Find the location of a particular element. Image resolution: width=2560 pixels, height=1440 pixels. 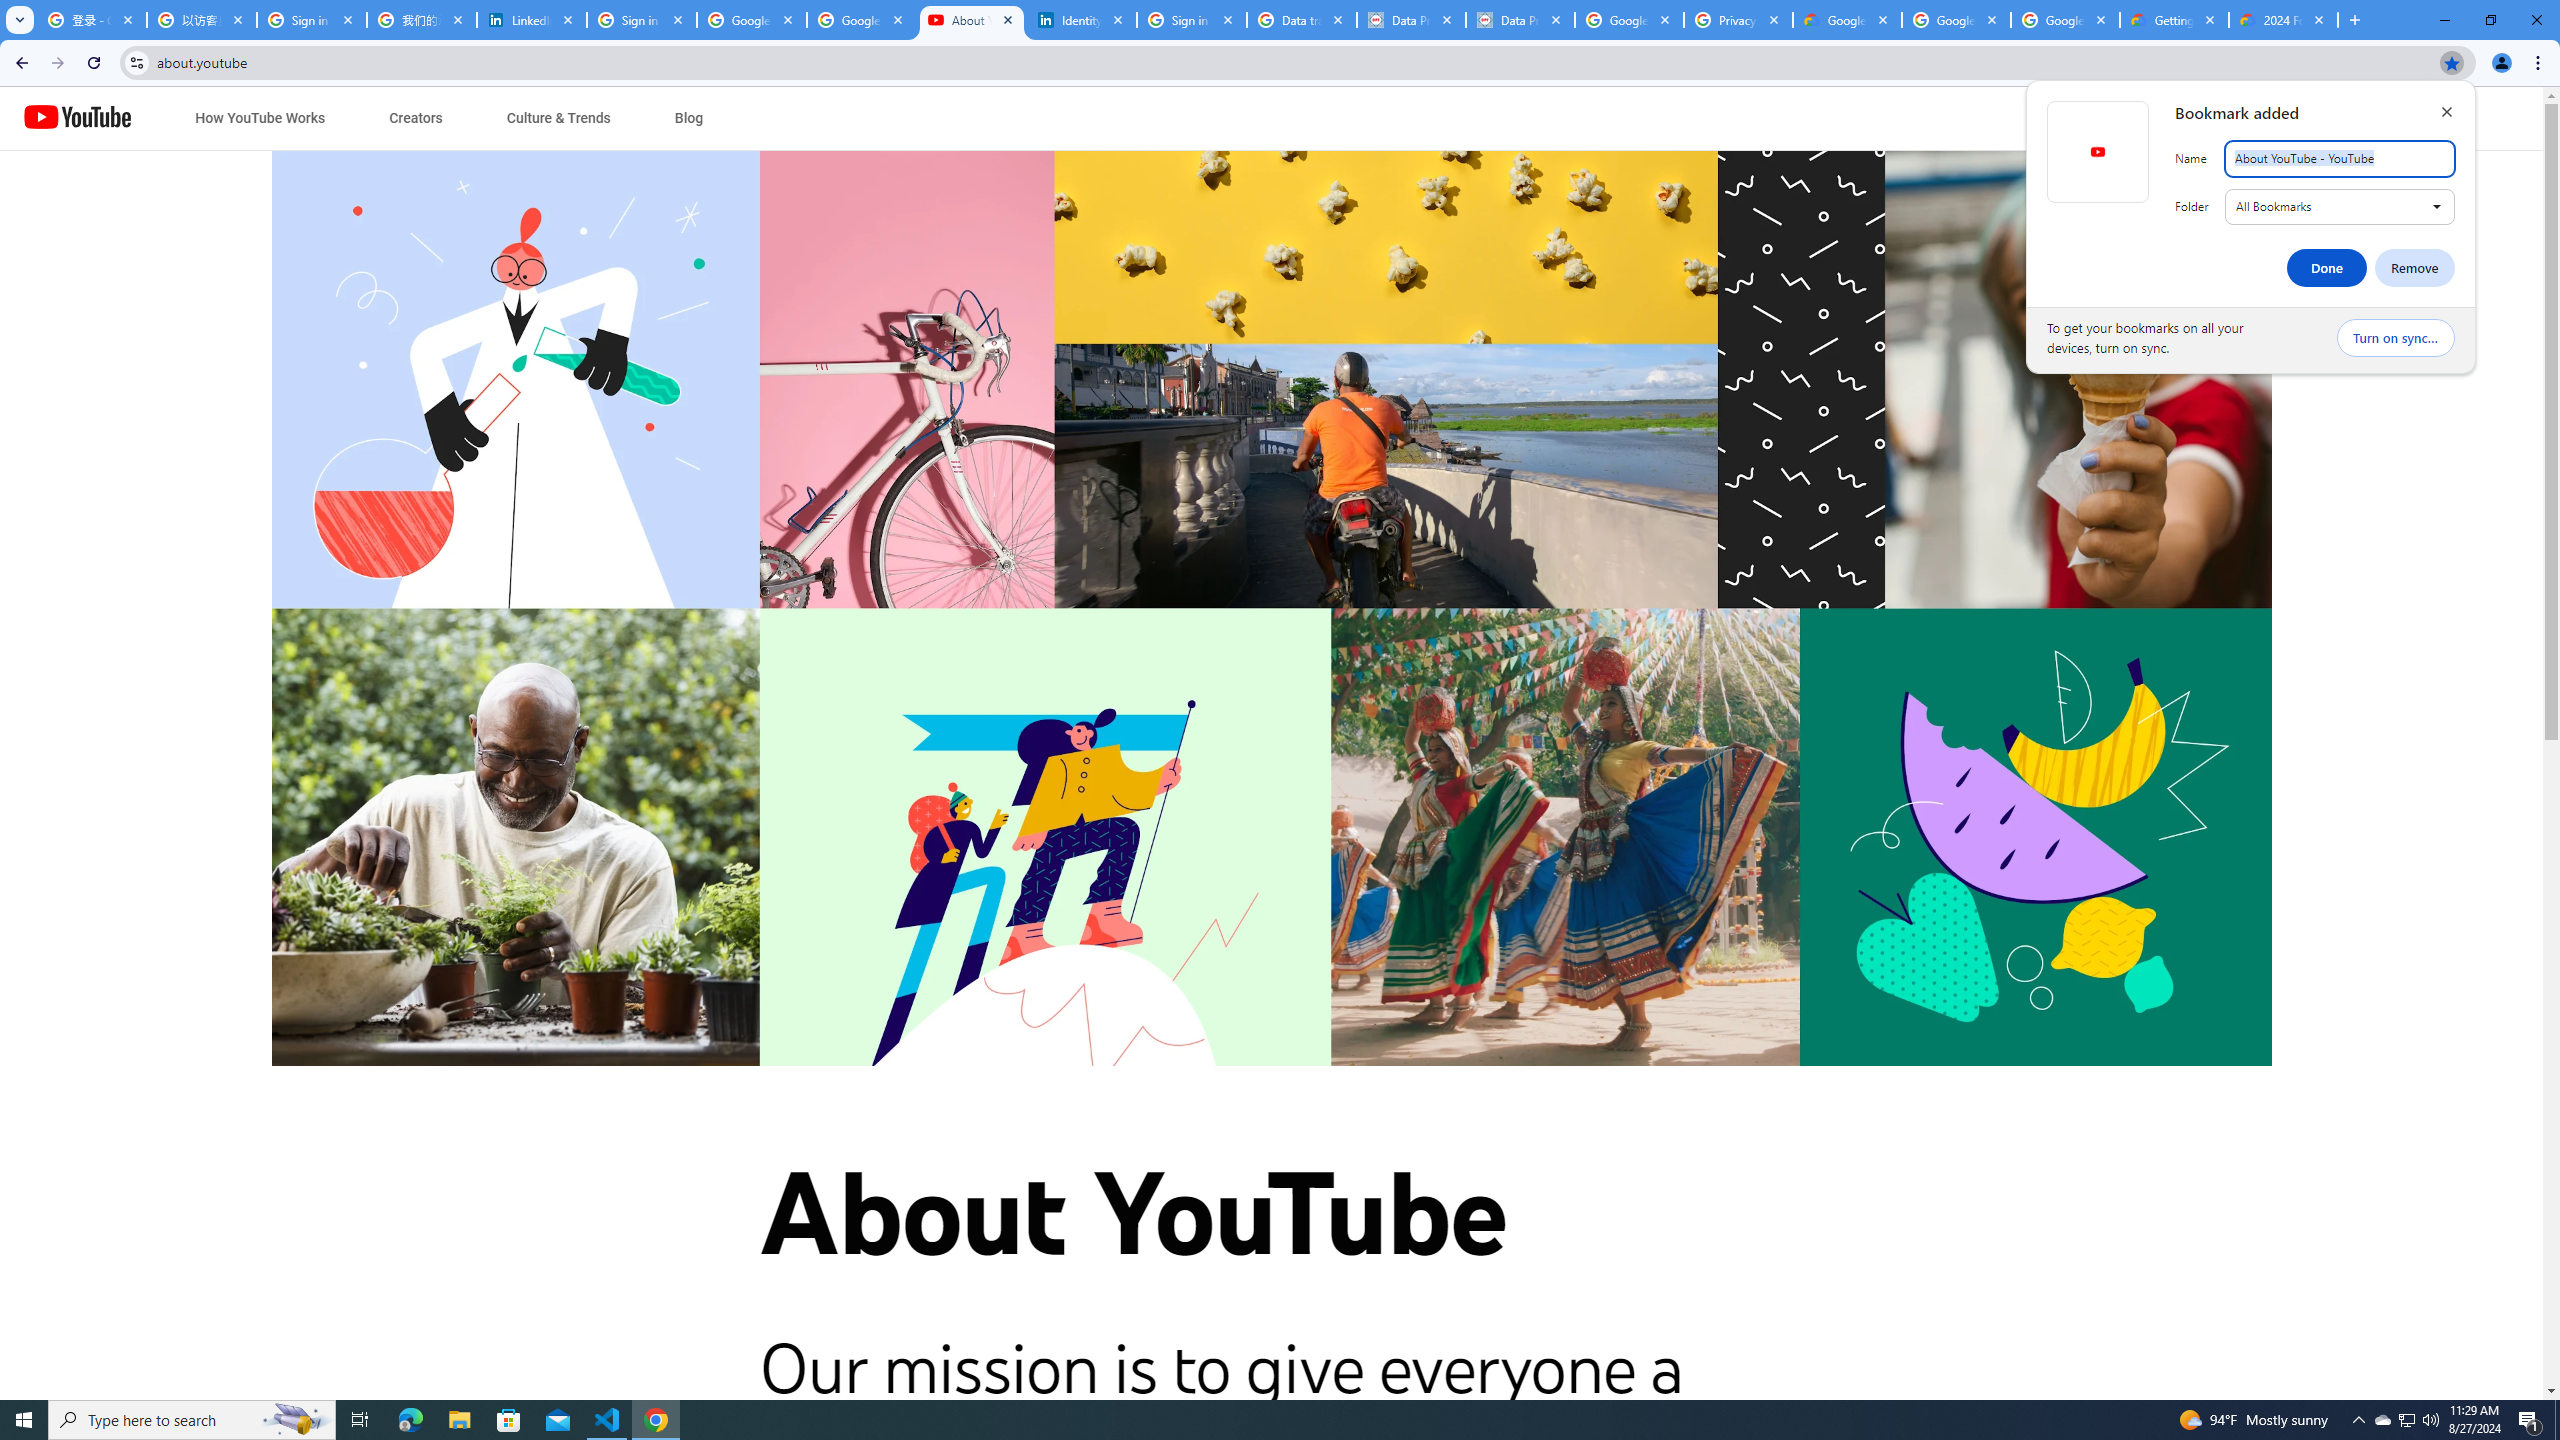

'User Promoted Notification Area' is located at coordinates (2405, 1418).